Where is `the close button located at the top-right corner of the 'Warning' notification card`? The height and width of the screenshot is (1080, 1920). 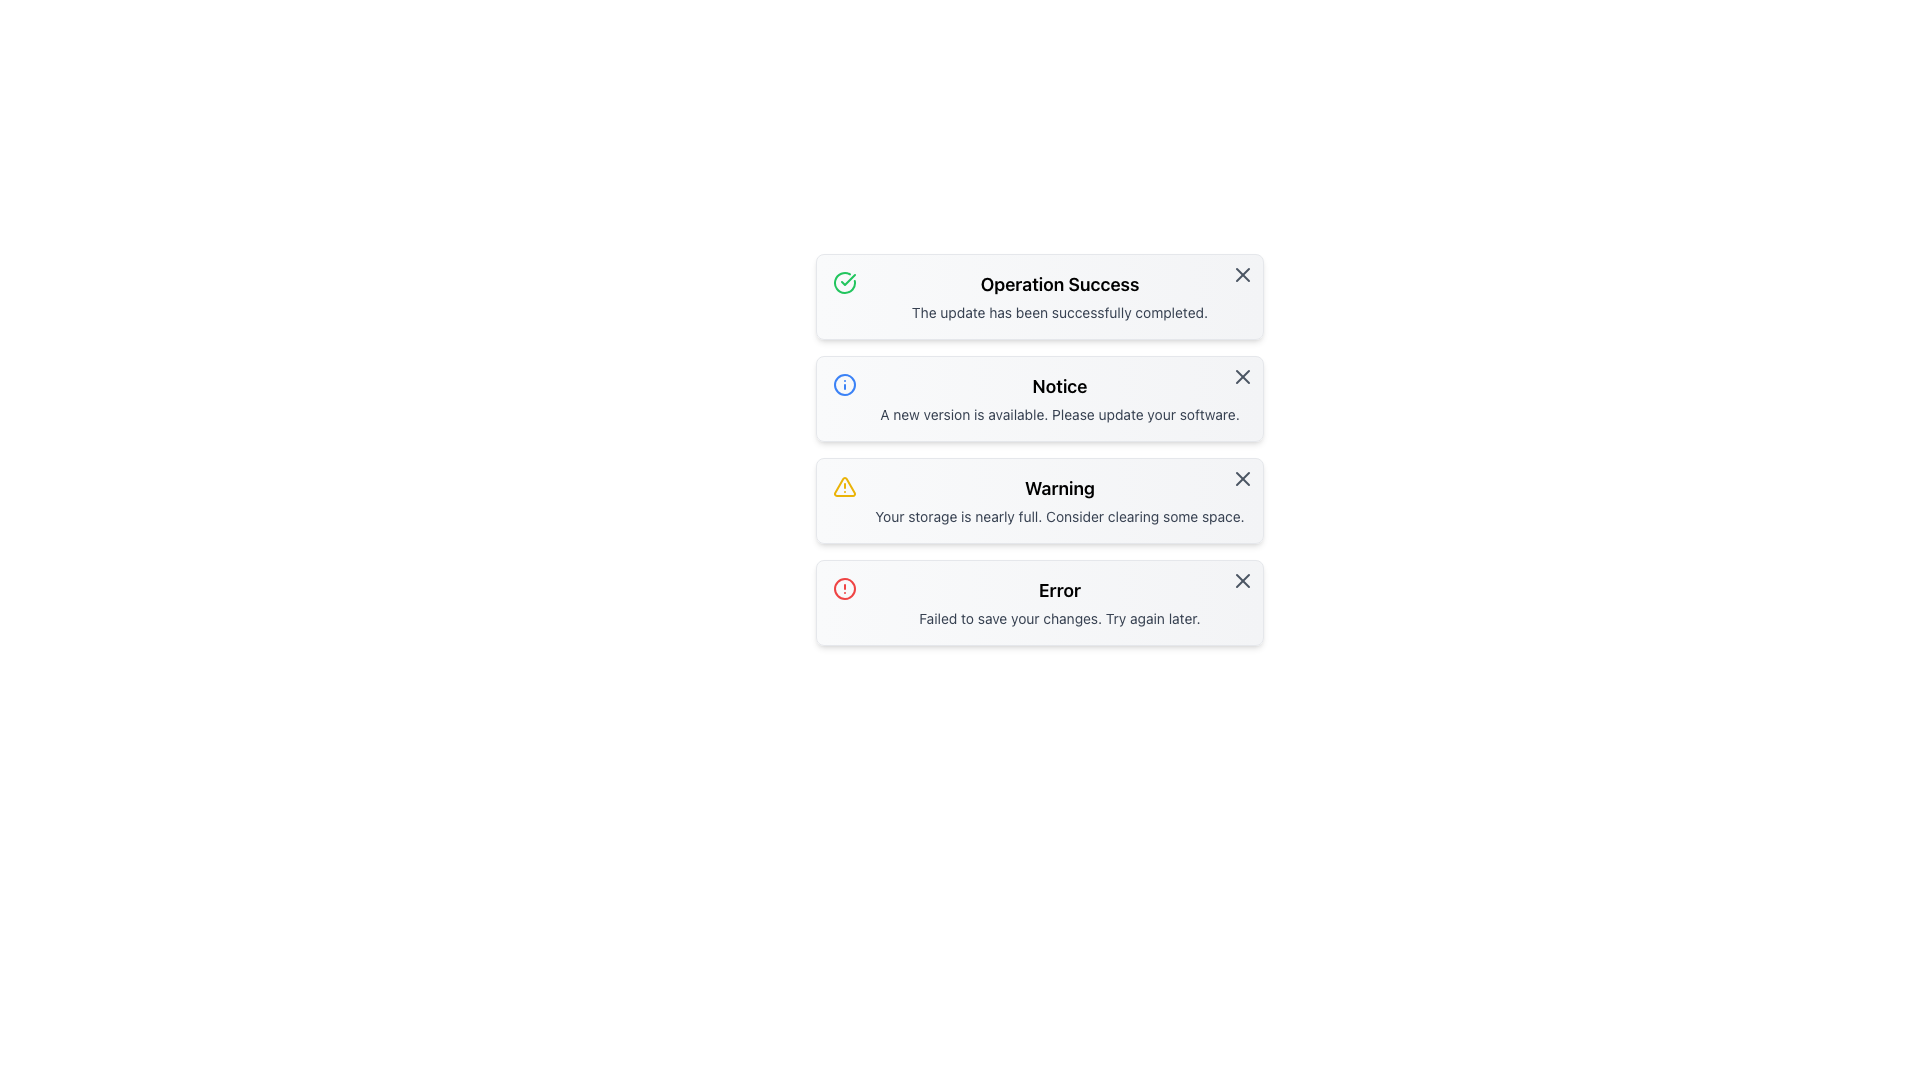
the close button located at the top-right corner of the 'Warning' notification card is located at coordinates (1242, 478).